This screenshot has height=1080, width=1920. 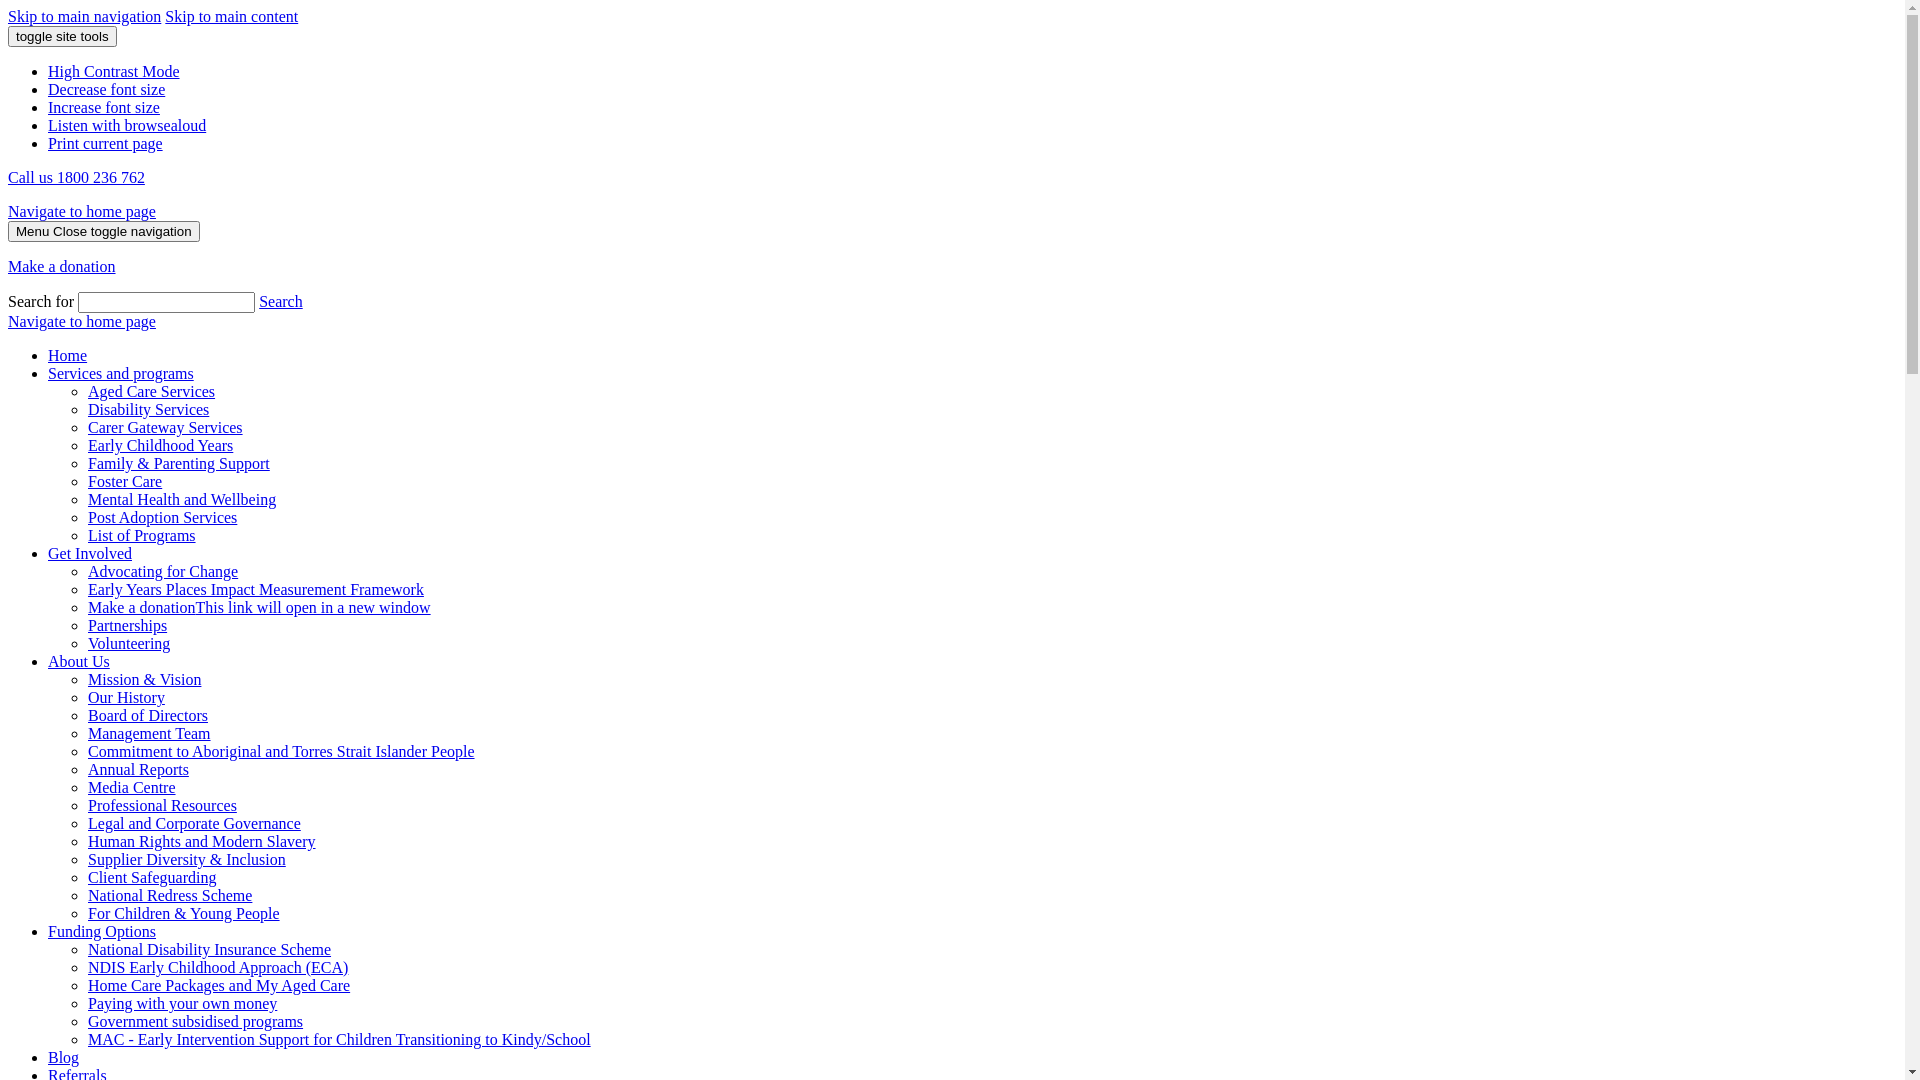 I want to click on 'Media Centre', so click(x=130, y=786).